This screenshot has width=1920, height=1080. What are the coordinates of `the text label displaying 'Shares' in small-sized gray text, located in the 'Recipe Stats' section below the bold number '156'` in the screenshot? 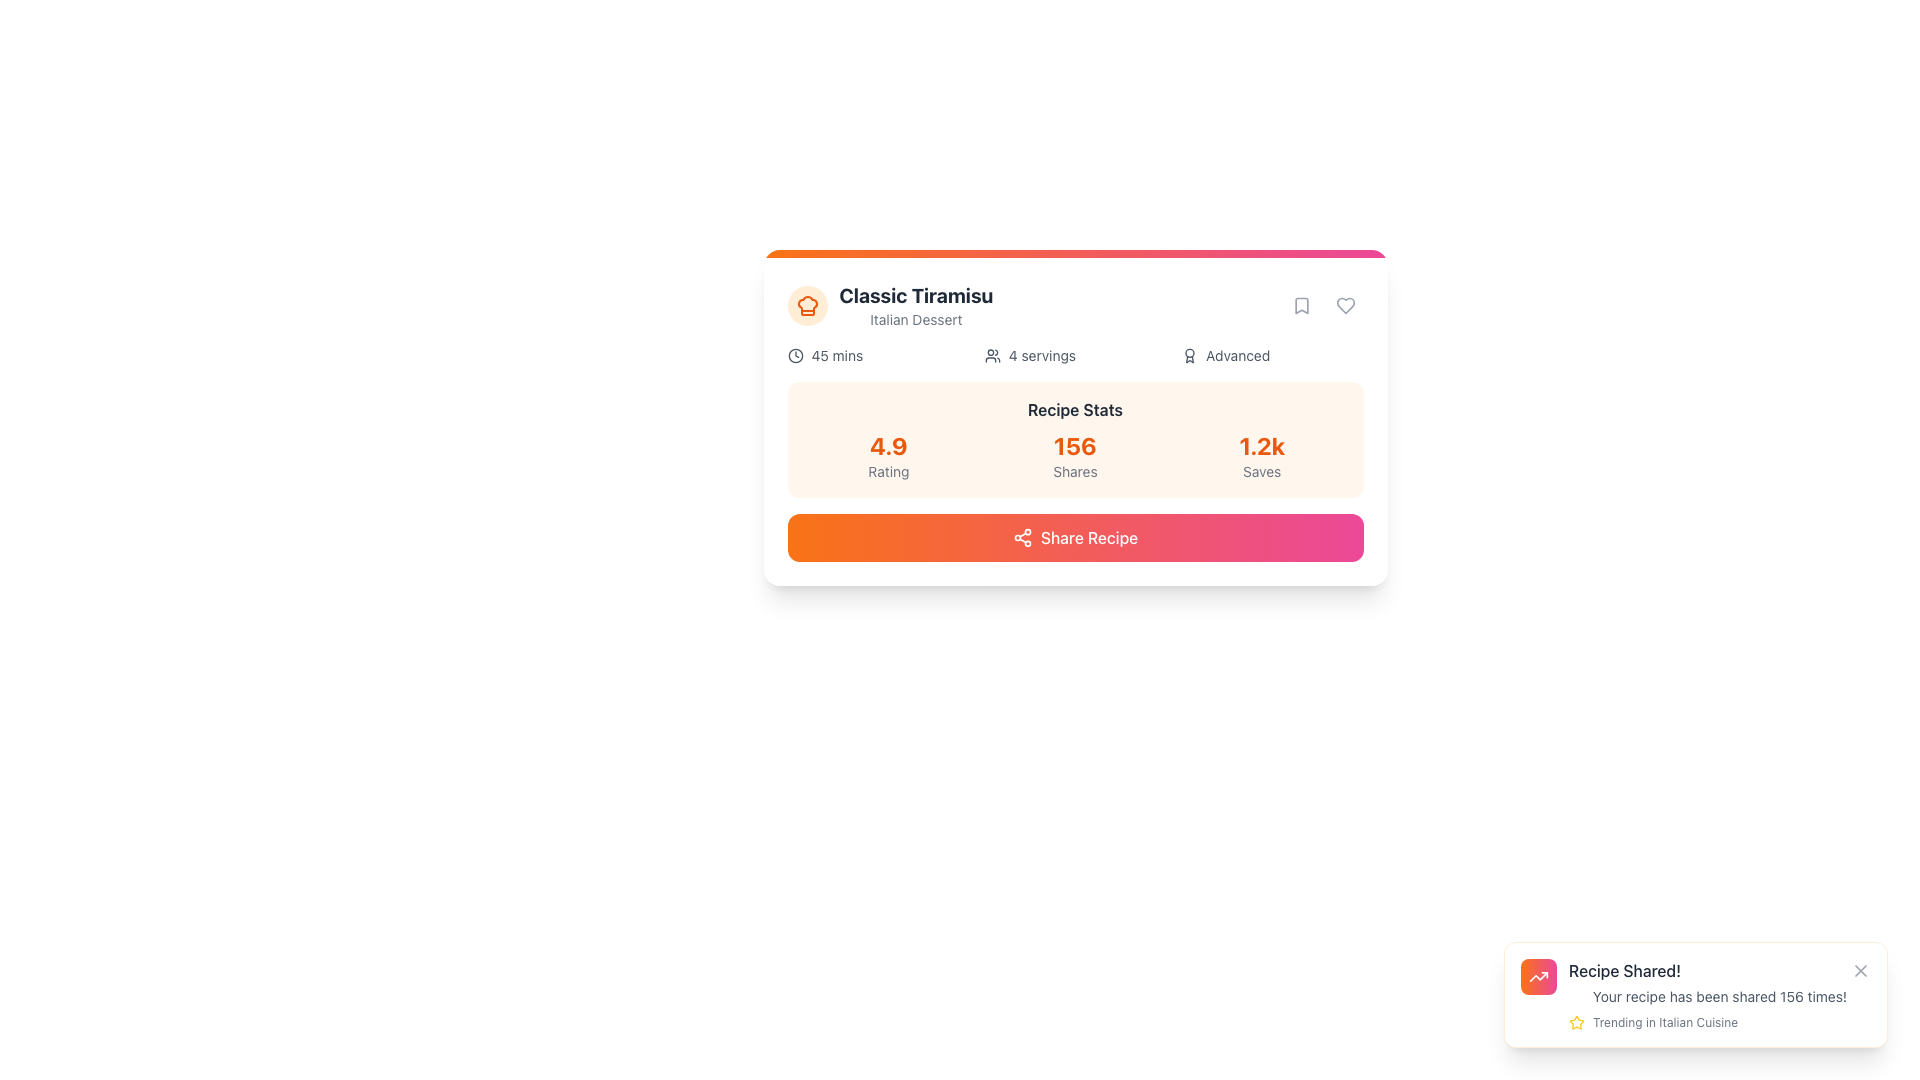 It's located at (1074, 471).